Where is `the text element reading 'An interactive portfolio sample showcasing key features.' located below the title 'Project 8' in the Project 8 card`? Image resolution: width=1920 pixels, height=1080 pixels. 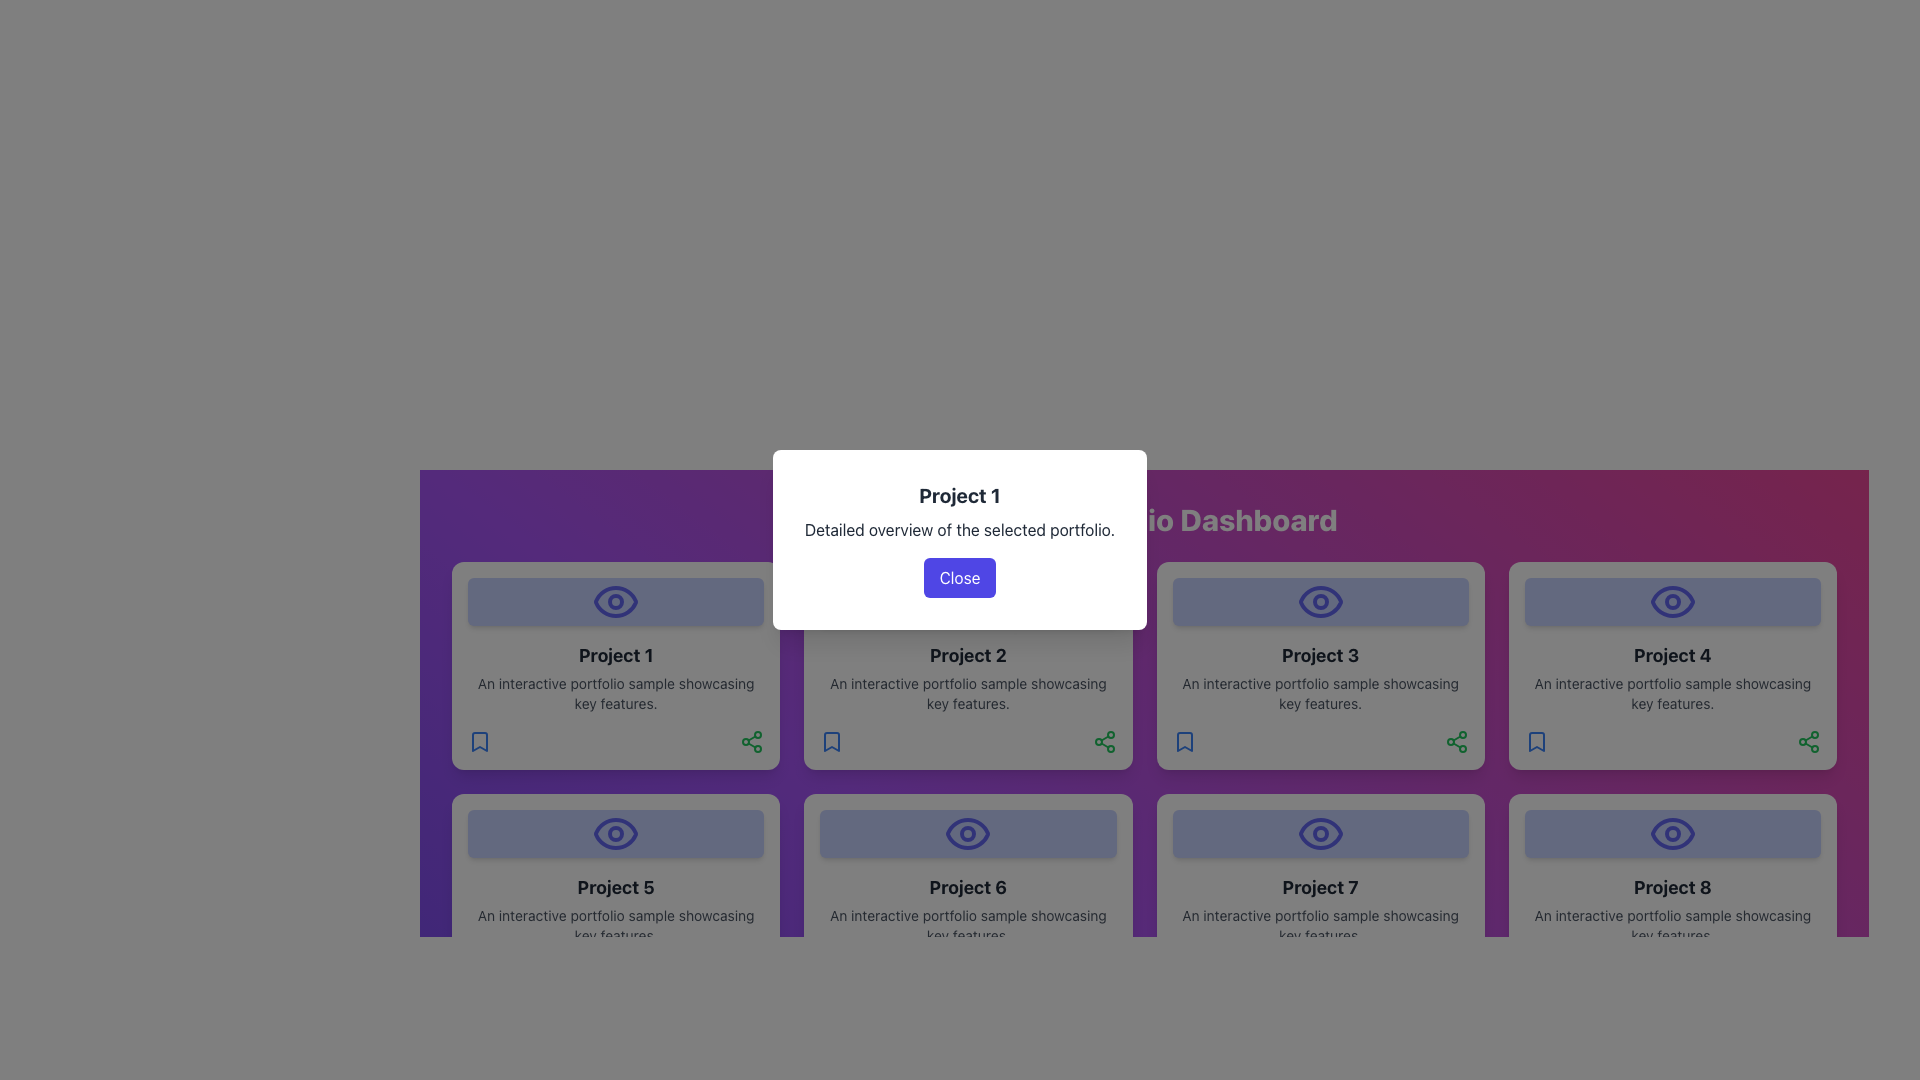 the text element reading 'An interactive portfolio sample showcasing key features.' located below the title 'Project 8' in the Project 8 card is located at coordinates (1672, 925).